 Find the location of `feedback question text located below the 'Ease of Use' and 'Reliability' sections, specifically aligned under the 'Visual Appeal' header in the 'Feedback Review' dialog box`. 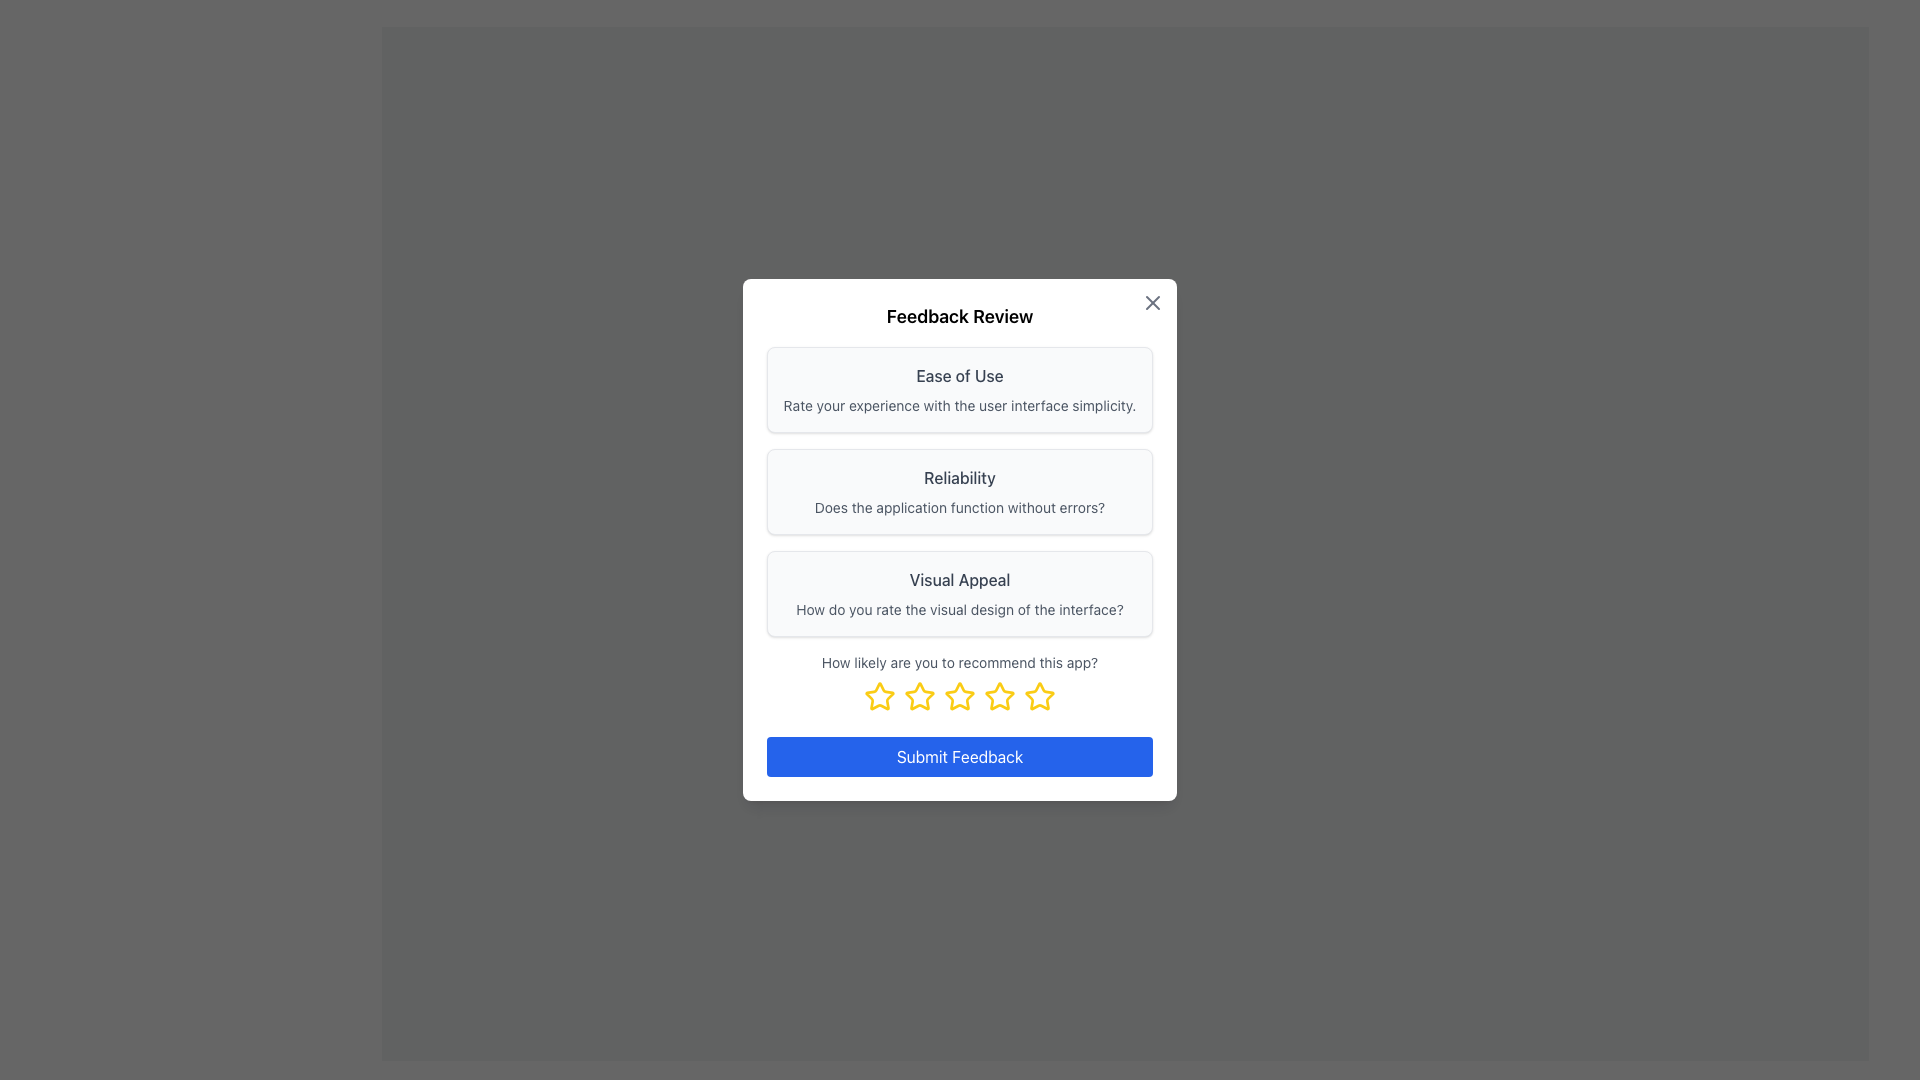

feedback question text located below the 'Ease of Use' and 'Reliability' sections, specifically aligned under the 'Visual Appeal' header in the 'Feedback Review' dialog box is located at coordinates (960, 608).